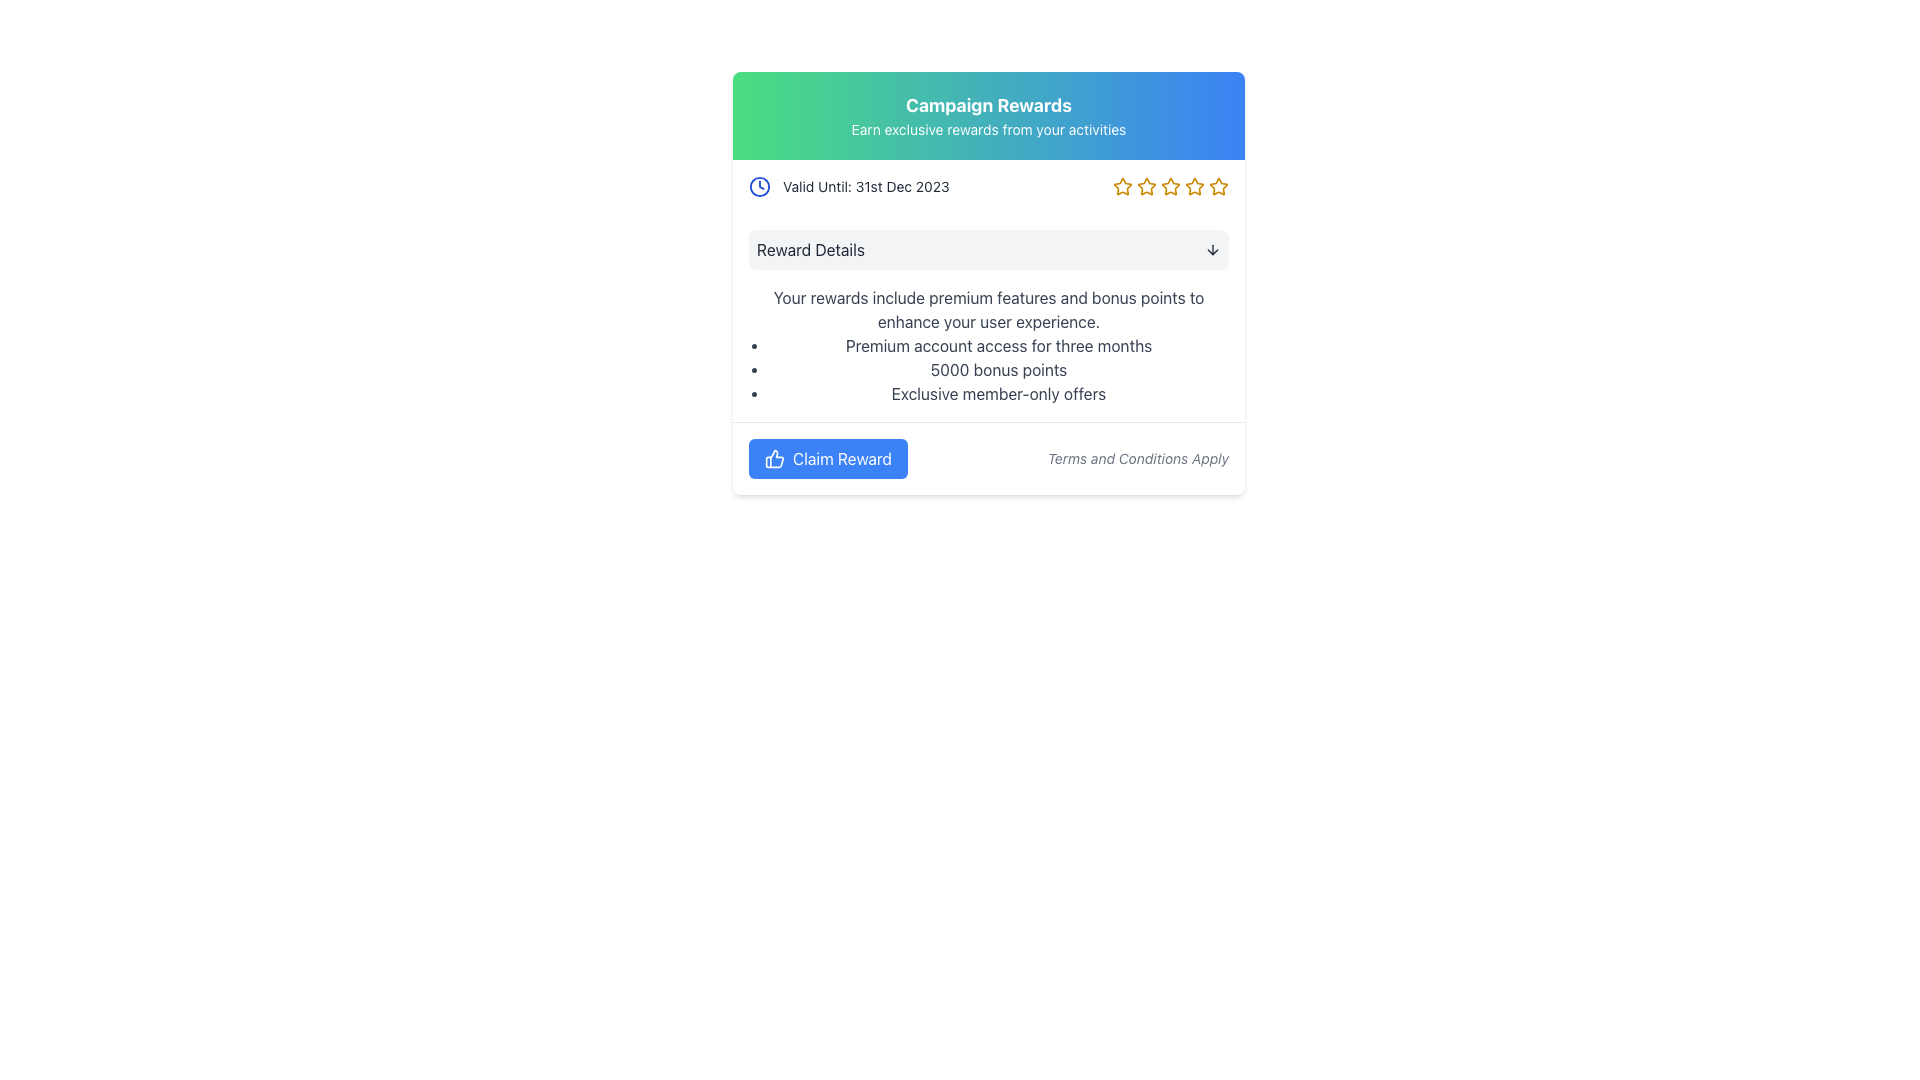  What do you see at coordinates (988, 130) in the screenshot?
I see `the text element displaying 'Earn exclusive rewards from your activities', which is styled in white and located below the 'Campaign Rewards' heading within a card component` at bounding box center [988, 130].